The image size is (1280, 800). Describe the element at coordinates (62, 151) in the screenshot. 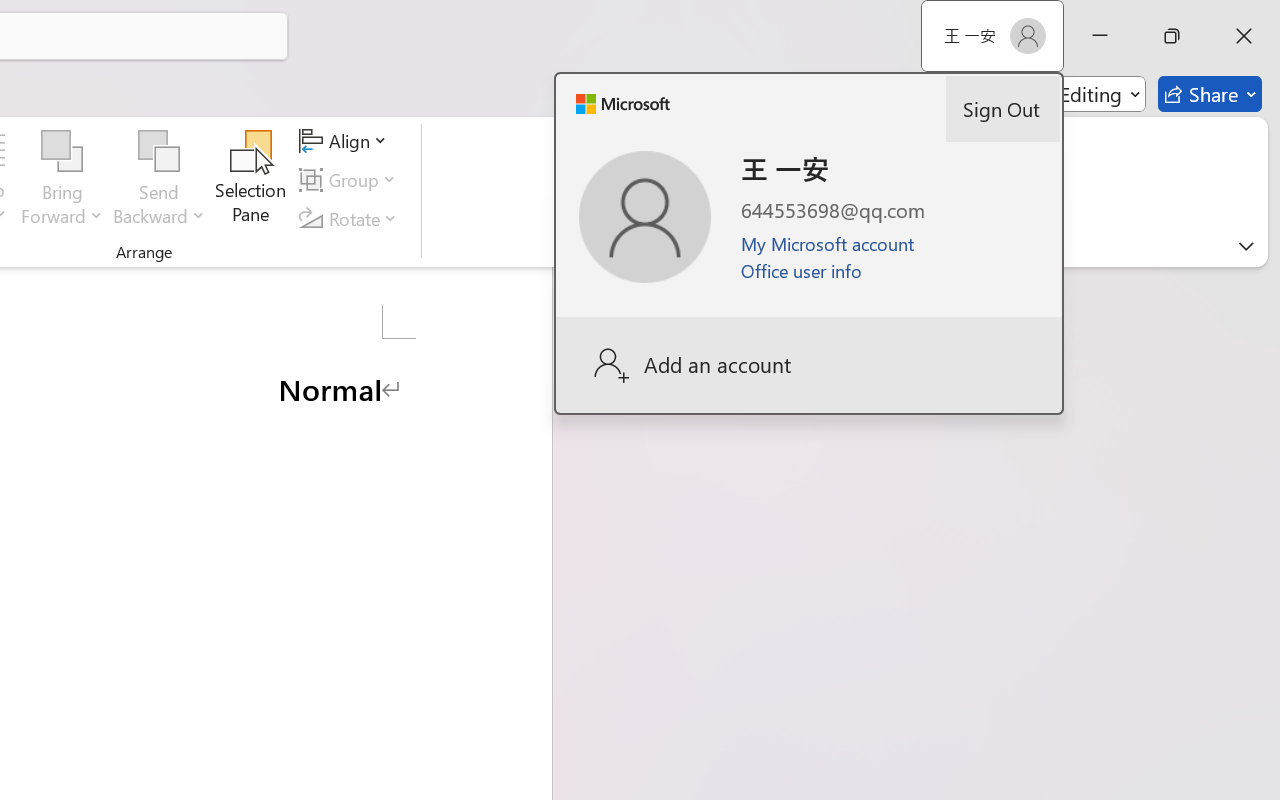

I see `'Bring Forward'` at that location.